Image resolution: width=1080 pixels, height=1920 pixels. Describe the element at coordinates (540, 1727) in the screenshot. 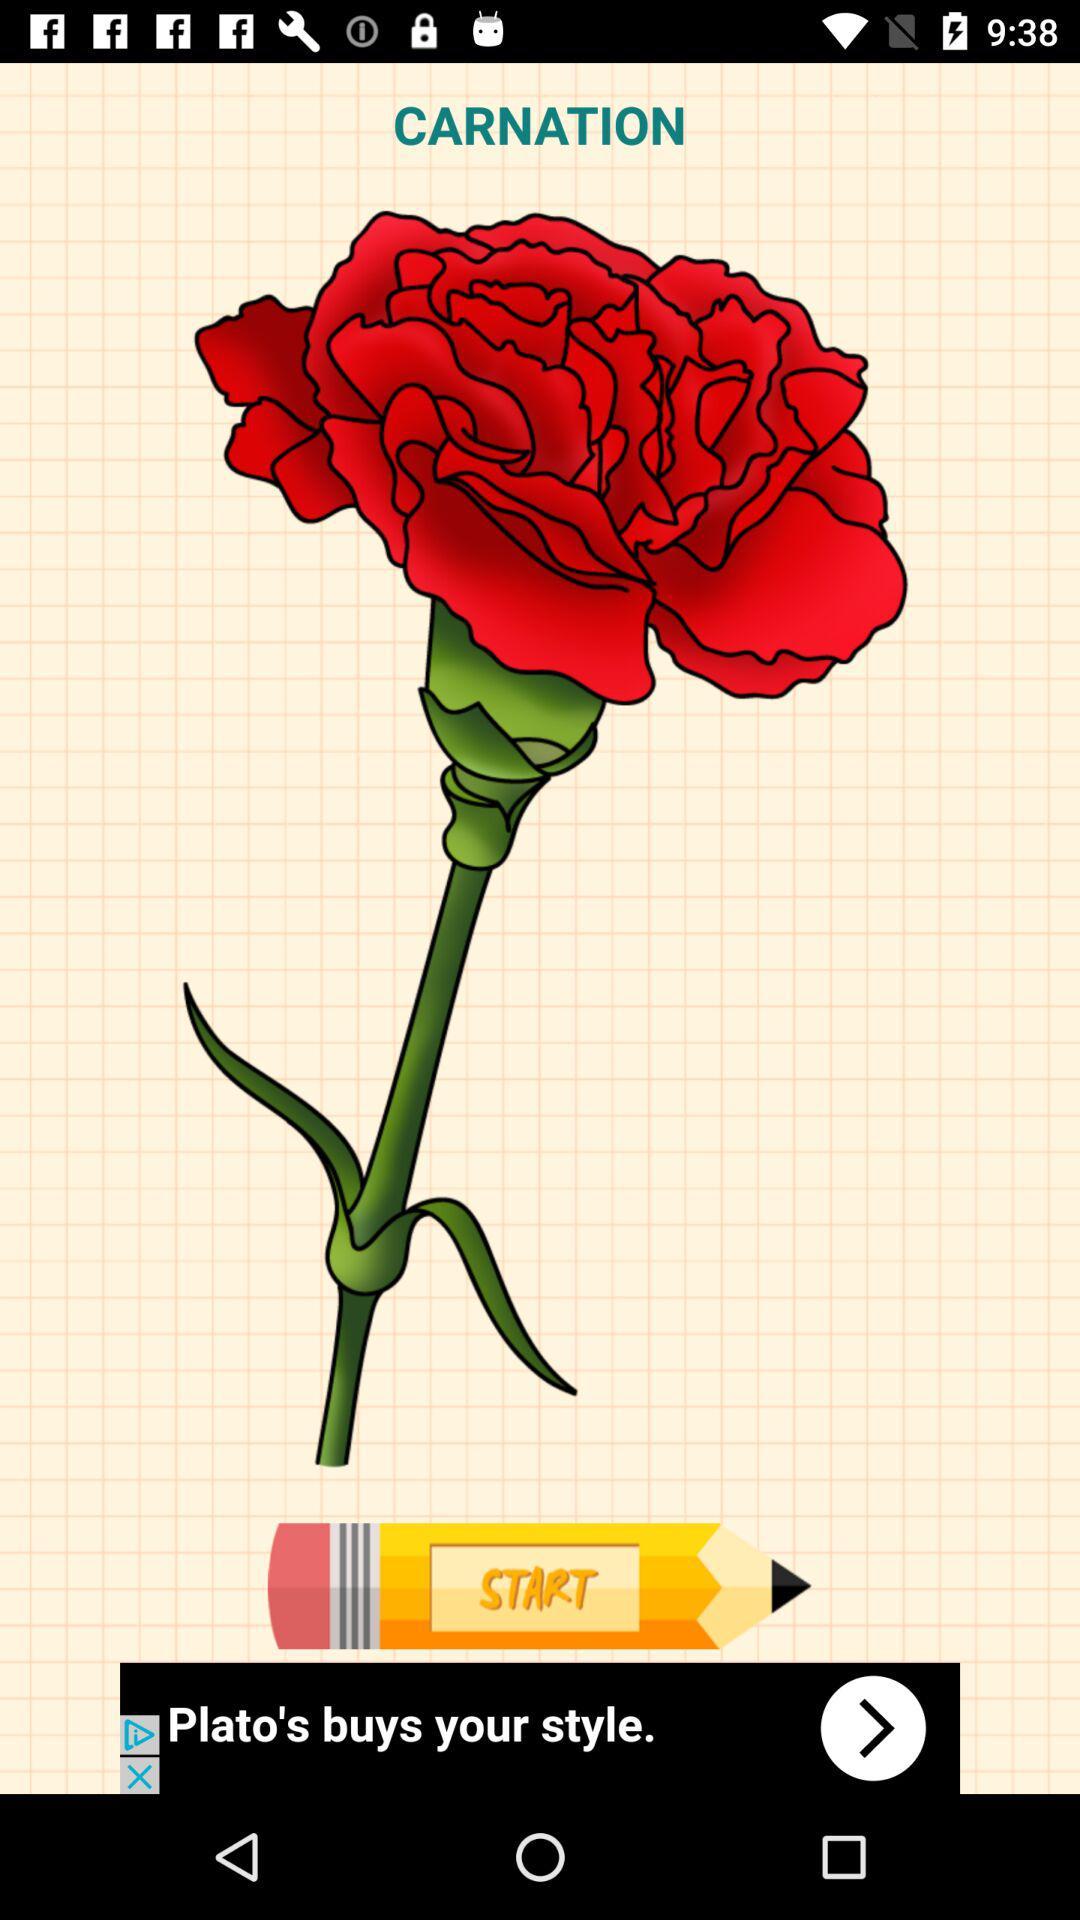

I see `advertisement` at that location.